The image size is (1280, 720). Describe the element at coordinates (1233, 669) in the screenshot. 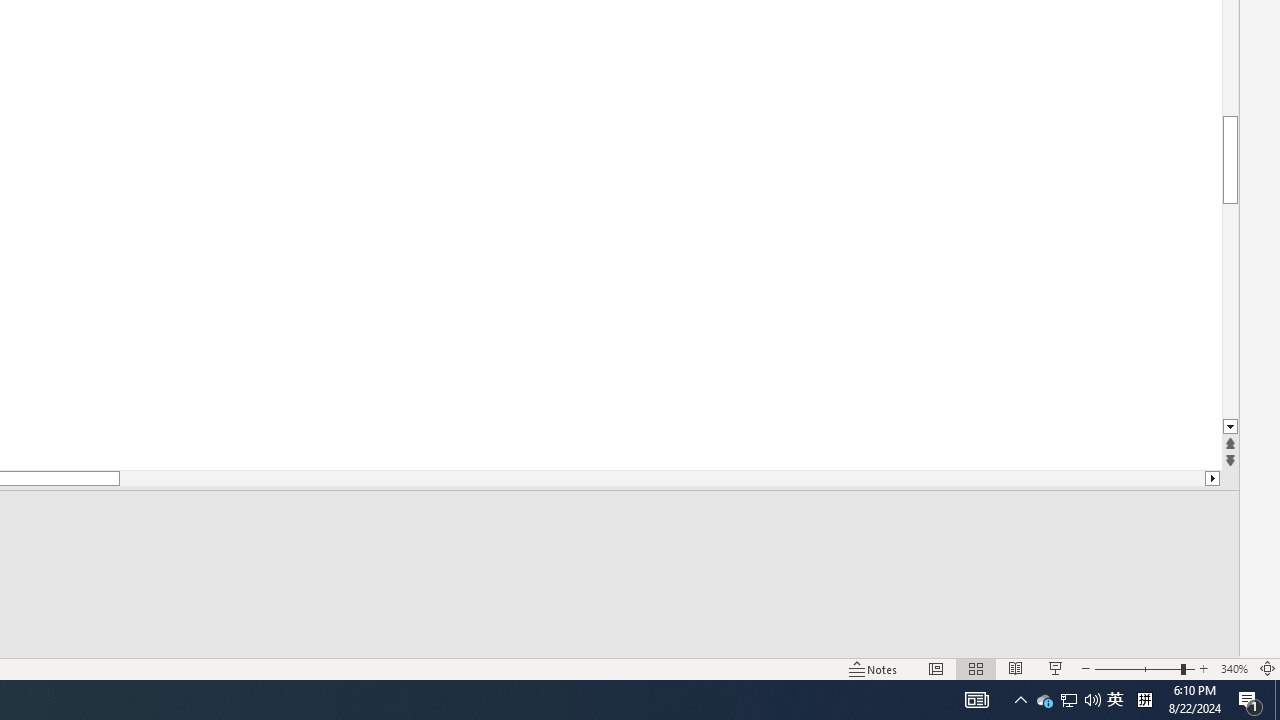

I see `'Zoom 340%'` at that location.